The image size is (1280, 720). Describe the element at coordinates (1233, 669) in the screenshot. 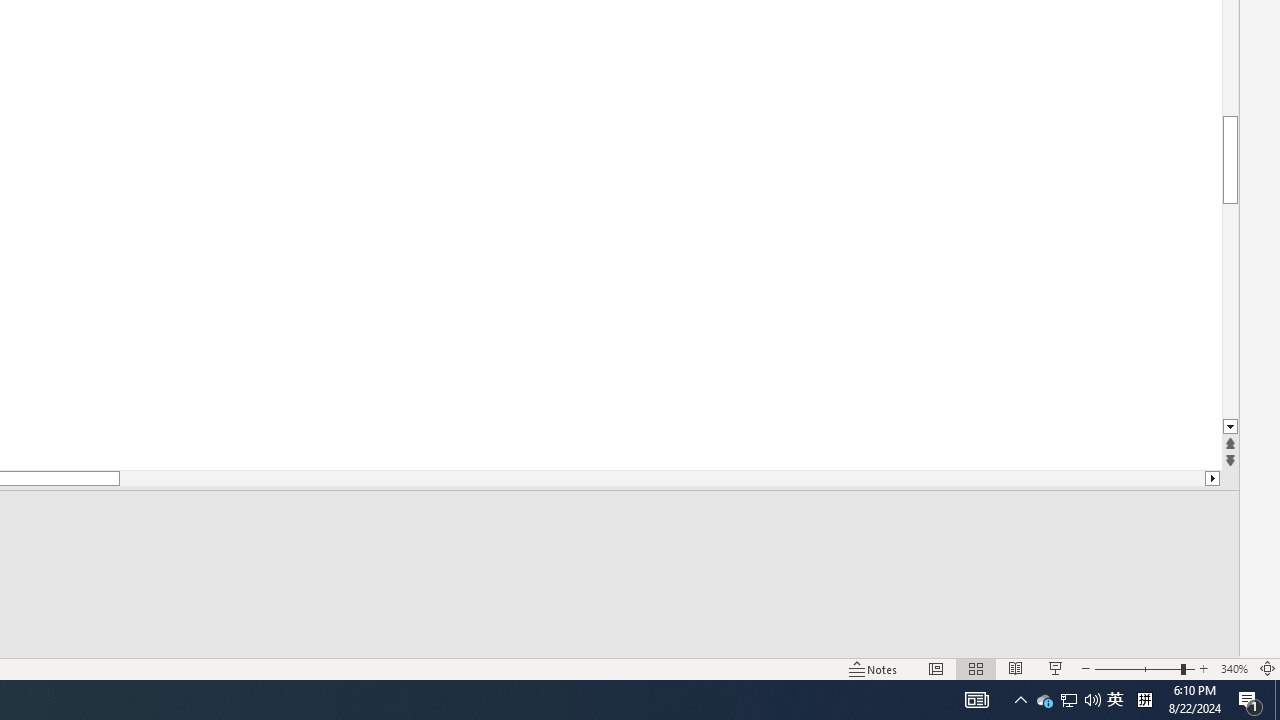

I see `'Zoom 340%'` at that location.